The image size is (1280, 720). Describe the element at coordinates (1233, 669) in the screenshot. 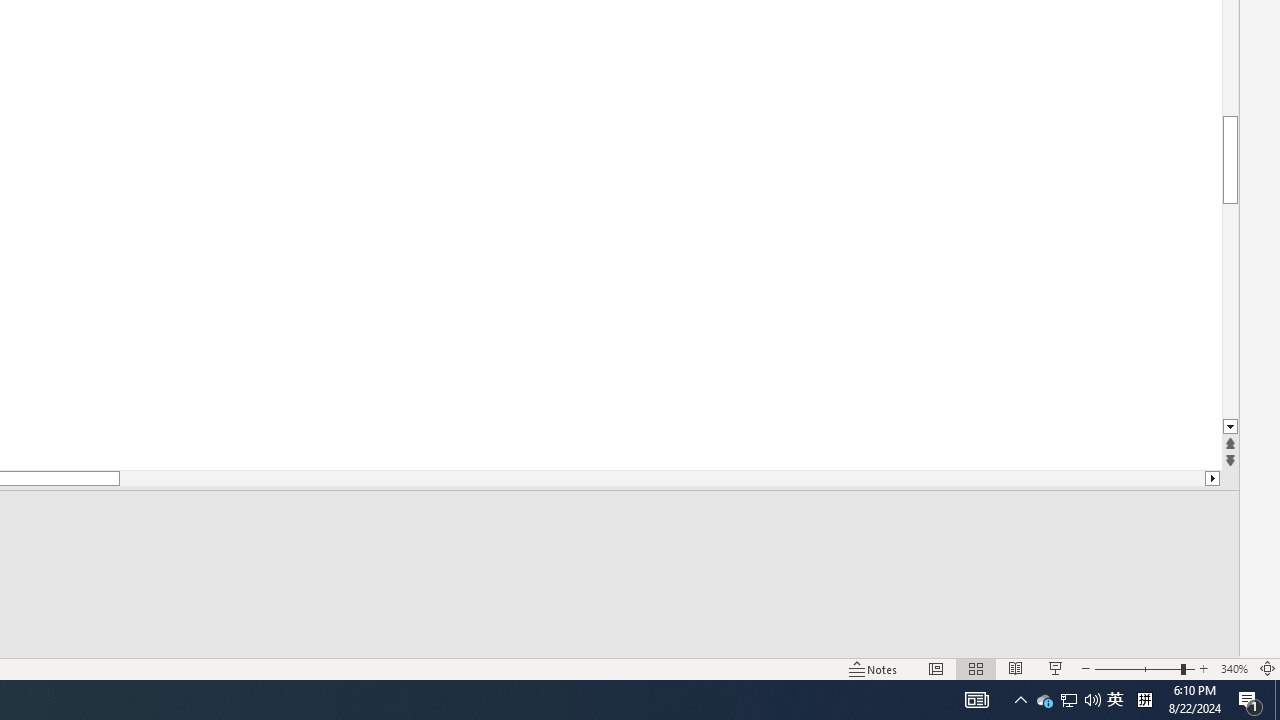

I see `'Zoom 340%'` at that location.